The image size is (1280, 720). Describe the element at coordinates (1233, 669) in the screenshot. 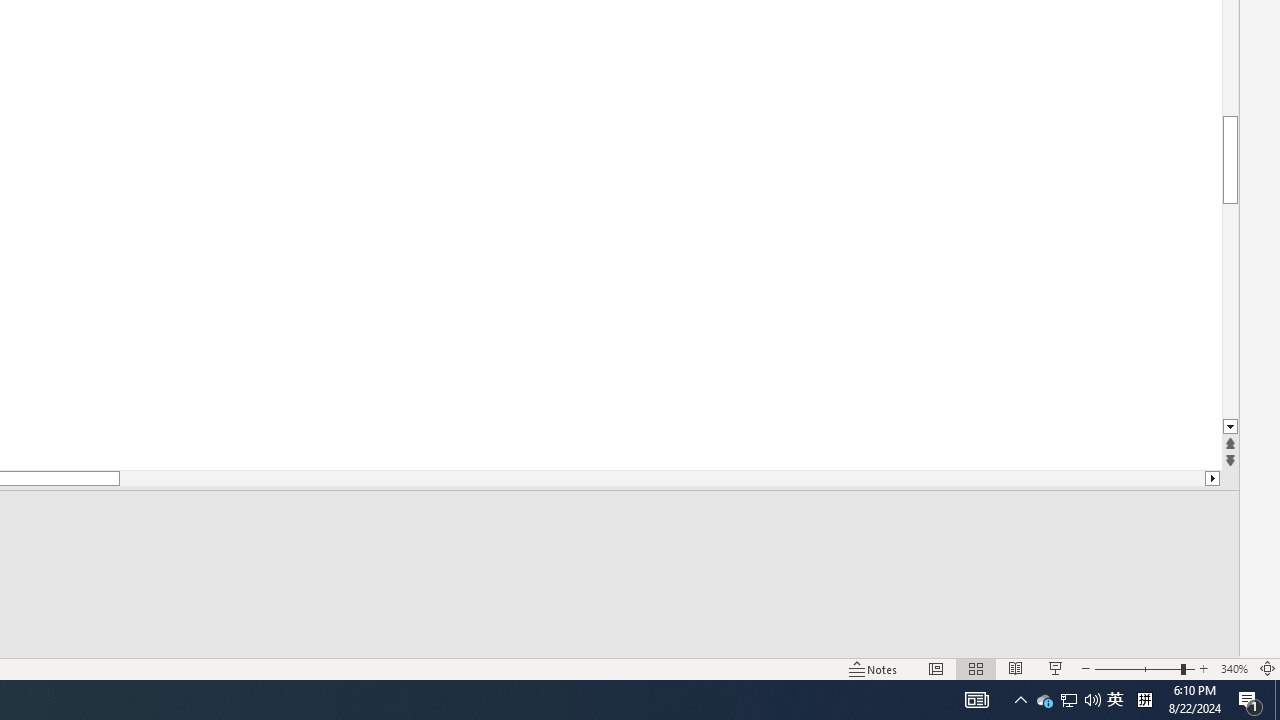

I see `'Zoom 340%'` at that location.